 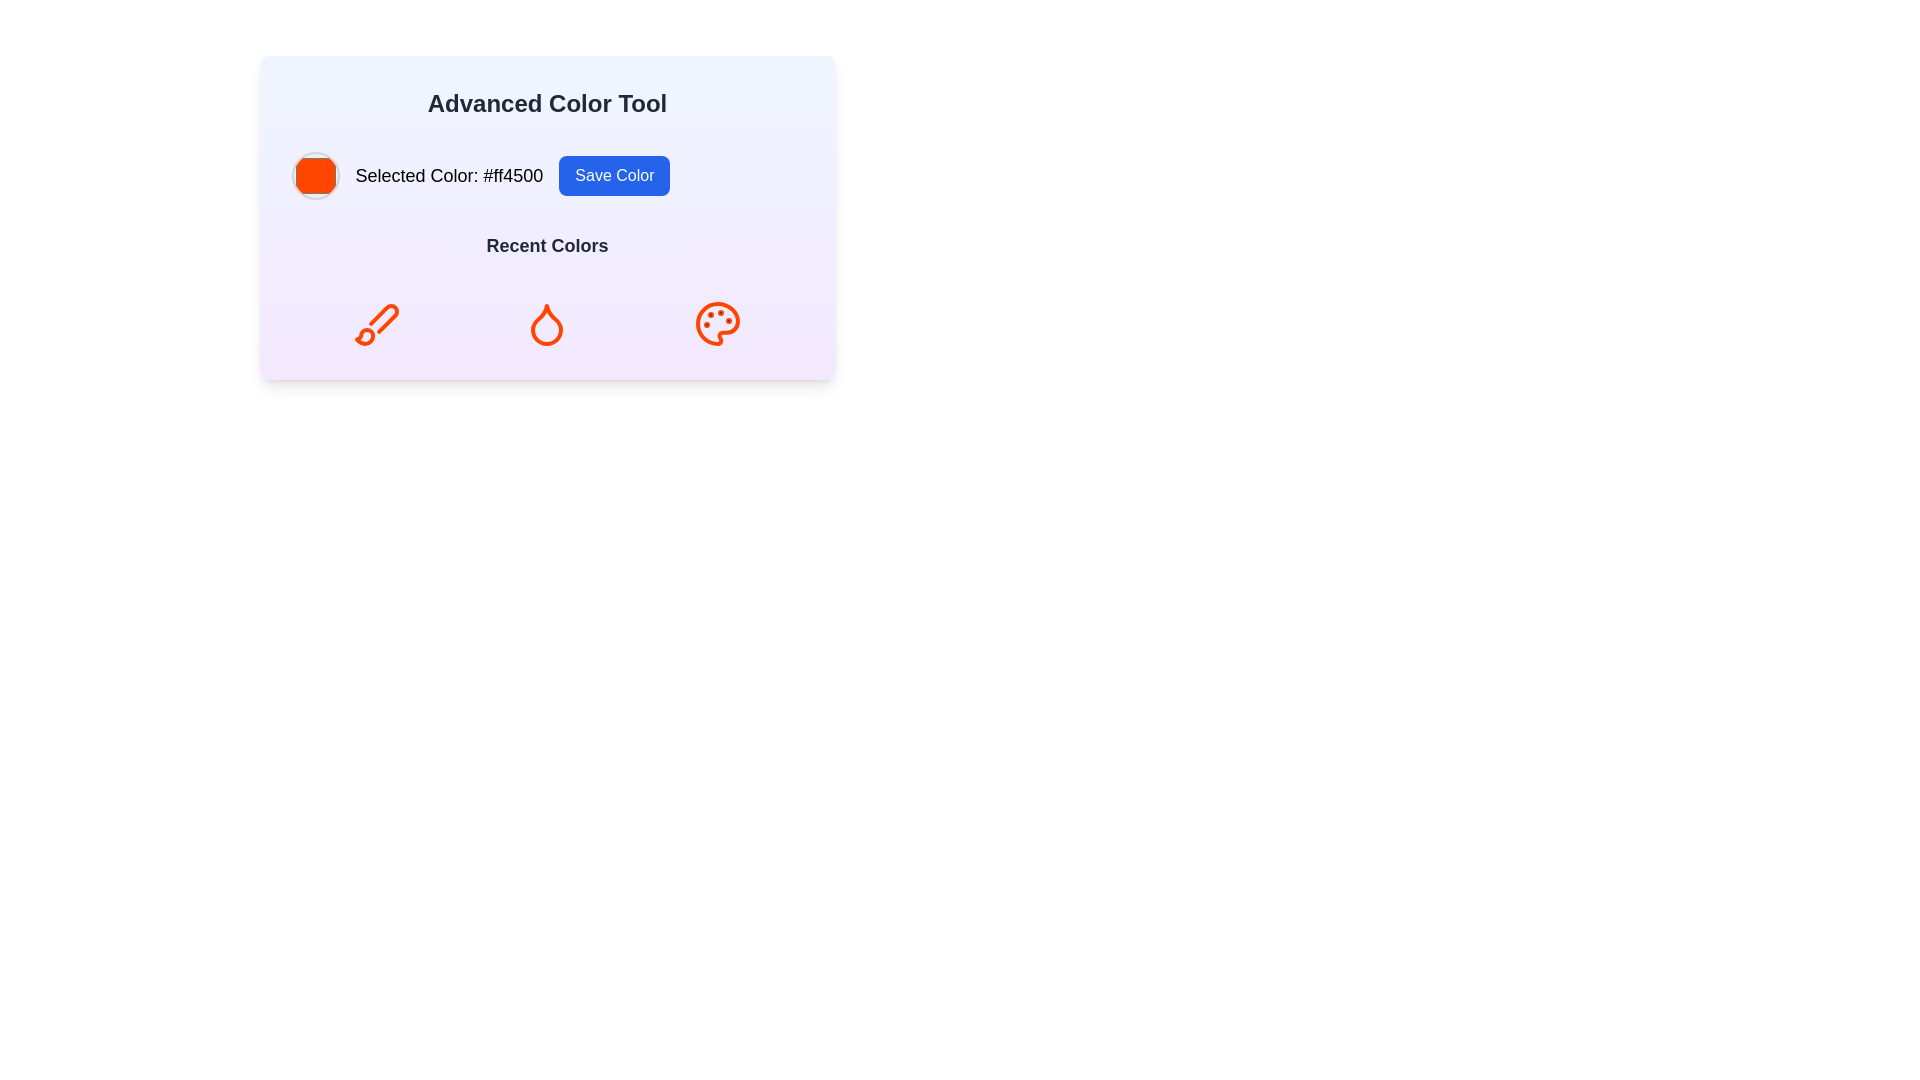 What do you see at coordinates (547, 323) in the screenshot?
I see `the middle icon in the 'Advanced Color Tool' section` at bounding box center [547, 323].